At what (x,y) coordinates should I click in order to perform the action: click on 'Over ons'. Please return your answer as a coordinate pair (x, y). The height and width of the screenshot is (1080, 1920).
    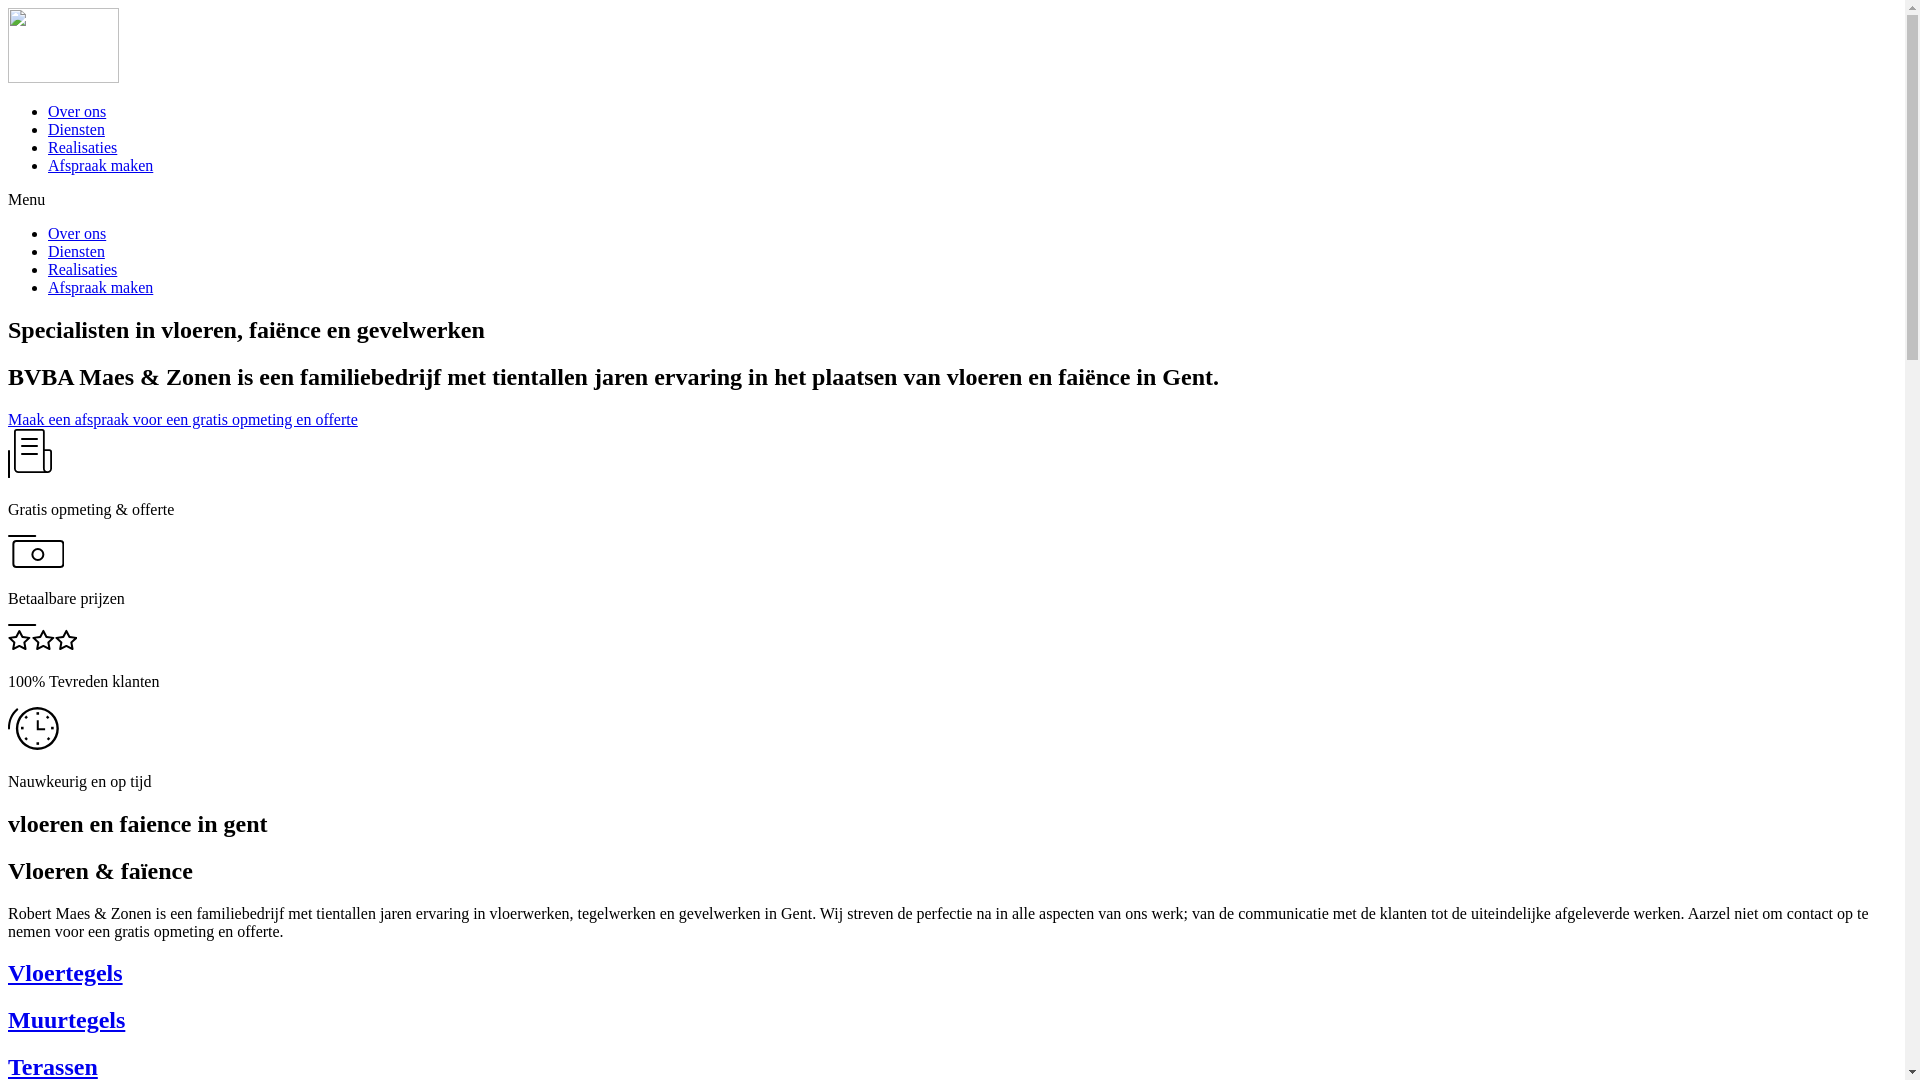
    Looking at the image, I should click on (76, 232).